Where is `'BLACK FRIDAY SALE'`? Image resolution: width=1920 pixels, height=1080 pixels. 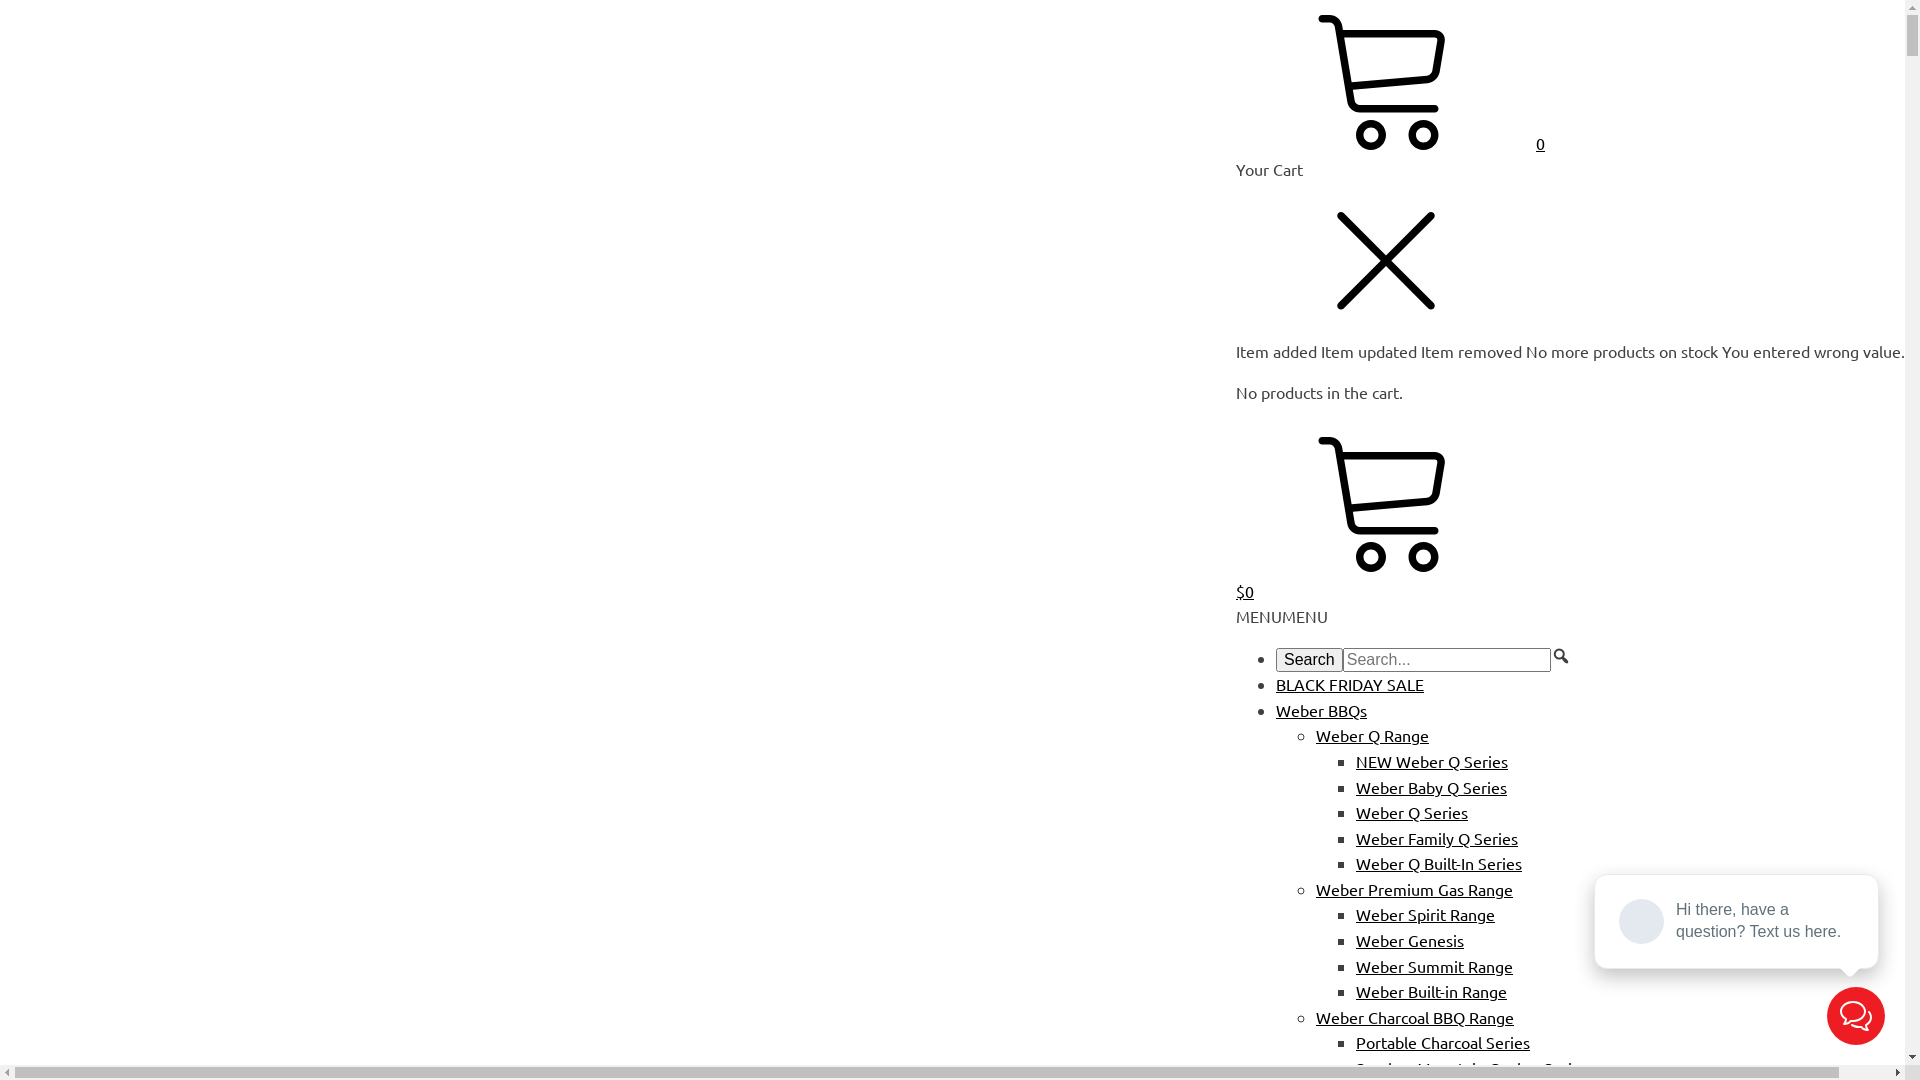
'BLACK FRIDAY SALE' is located at coordinates (1349, 682).